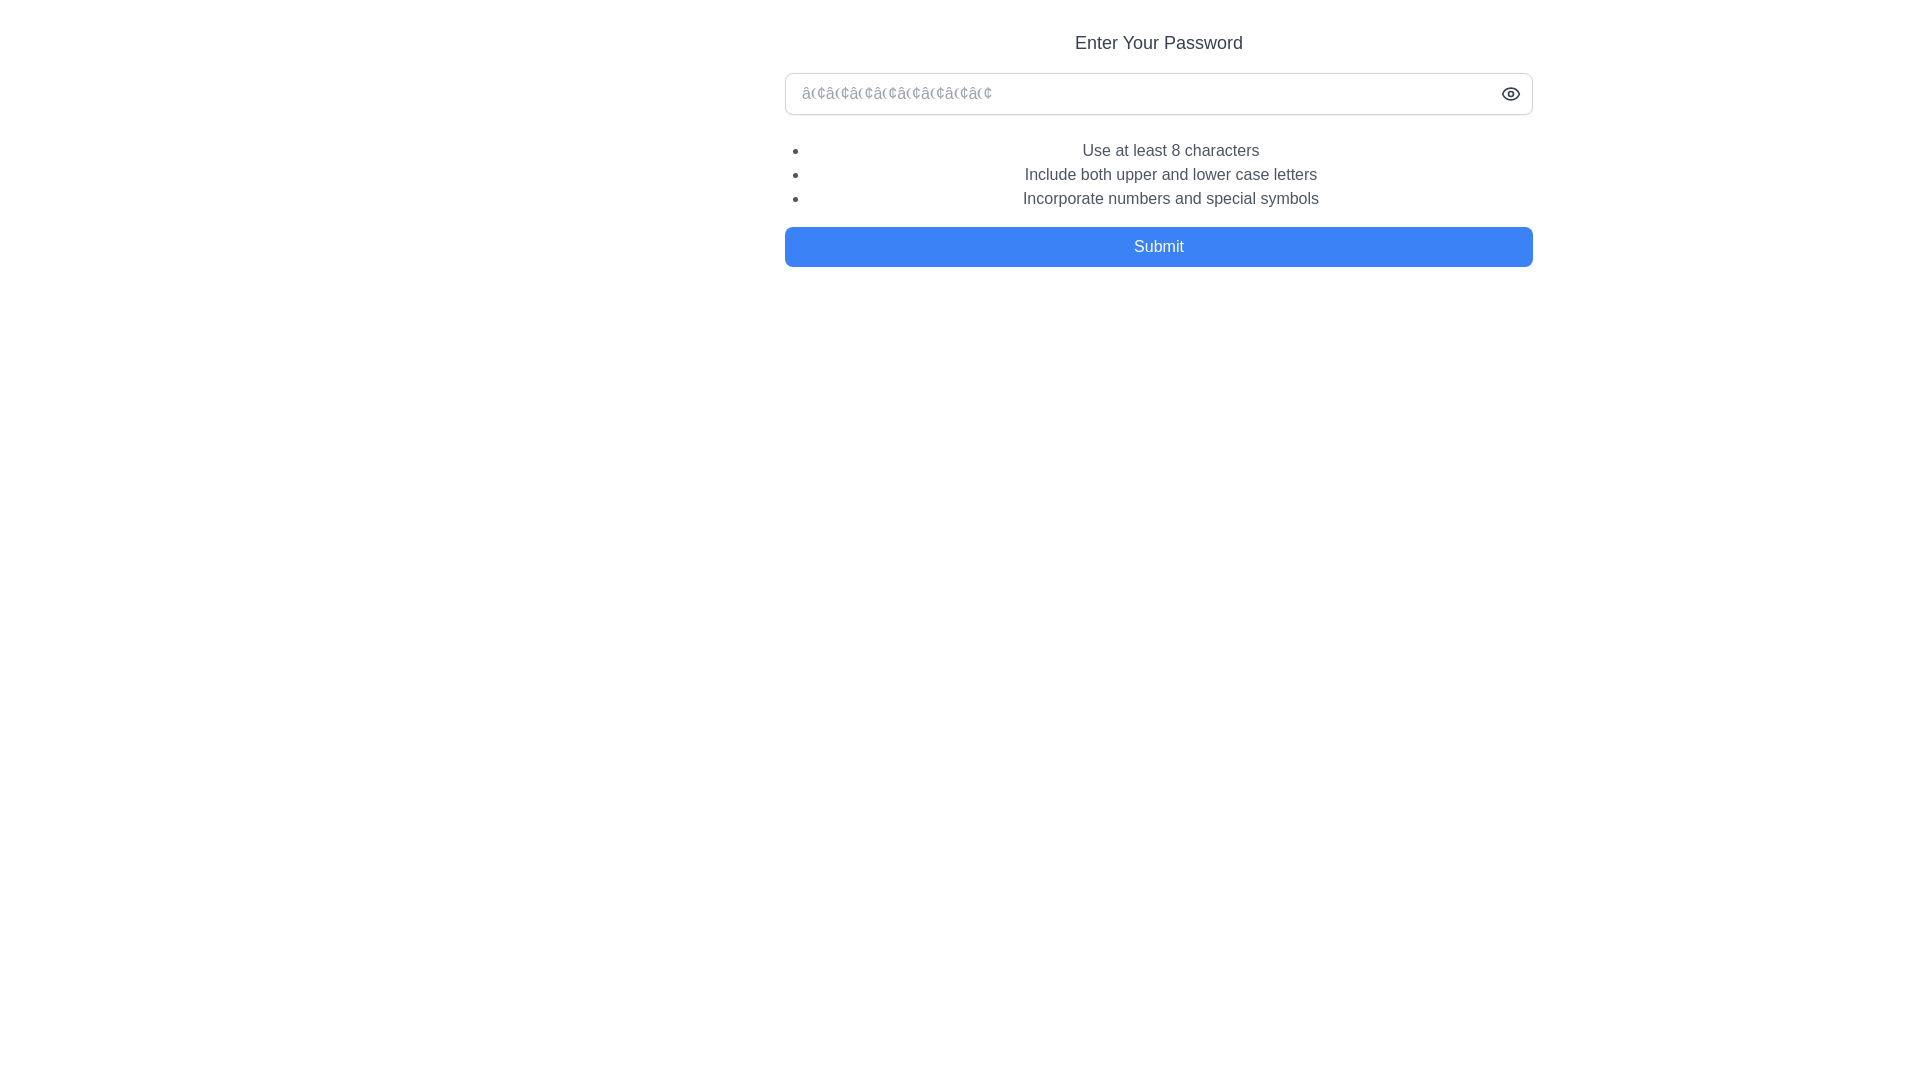 Image resolution: width=1920 pixels, height=1080 pixels. I want to click on the confirmation button located centrally at the bottom of the form, so click(1158, 245).